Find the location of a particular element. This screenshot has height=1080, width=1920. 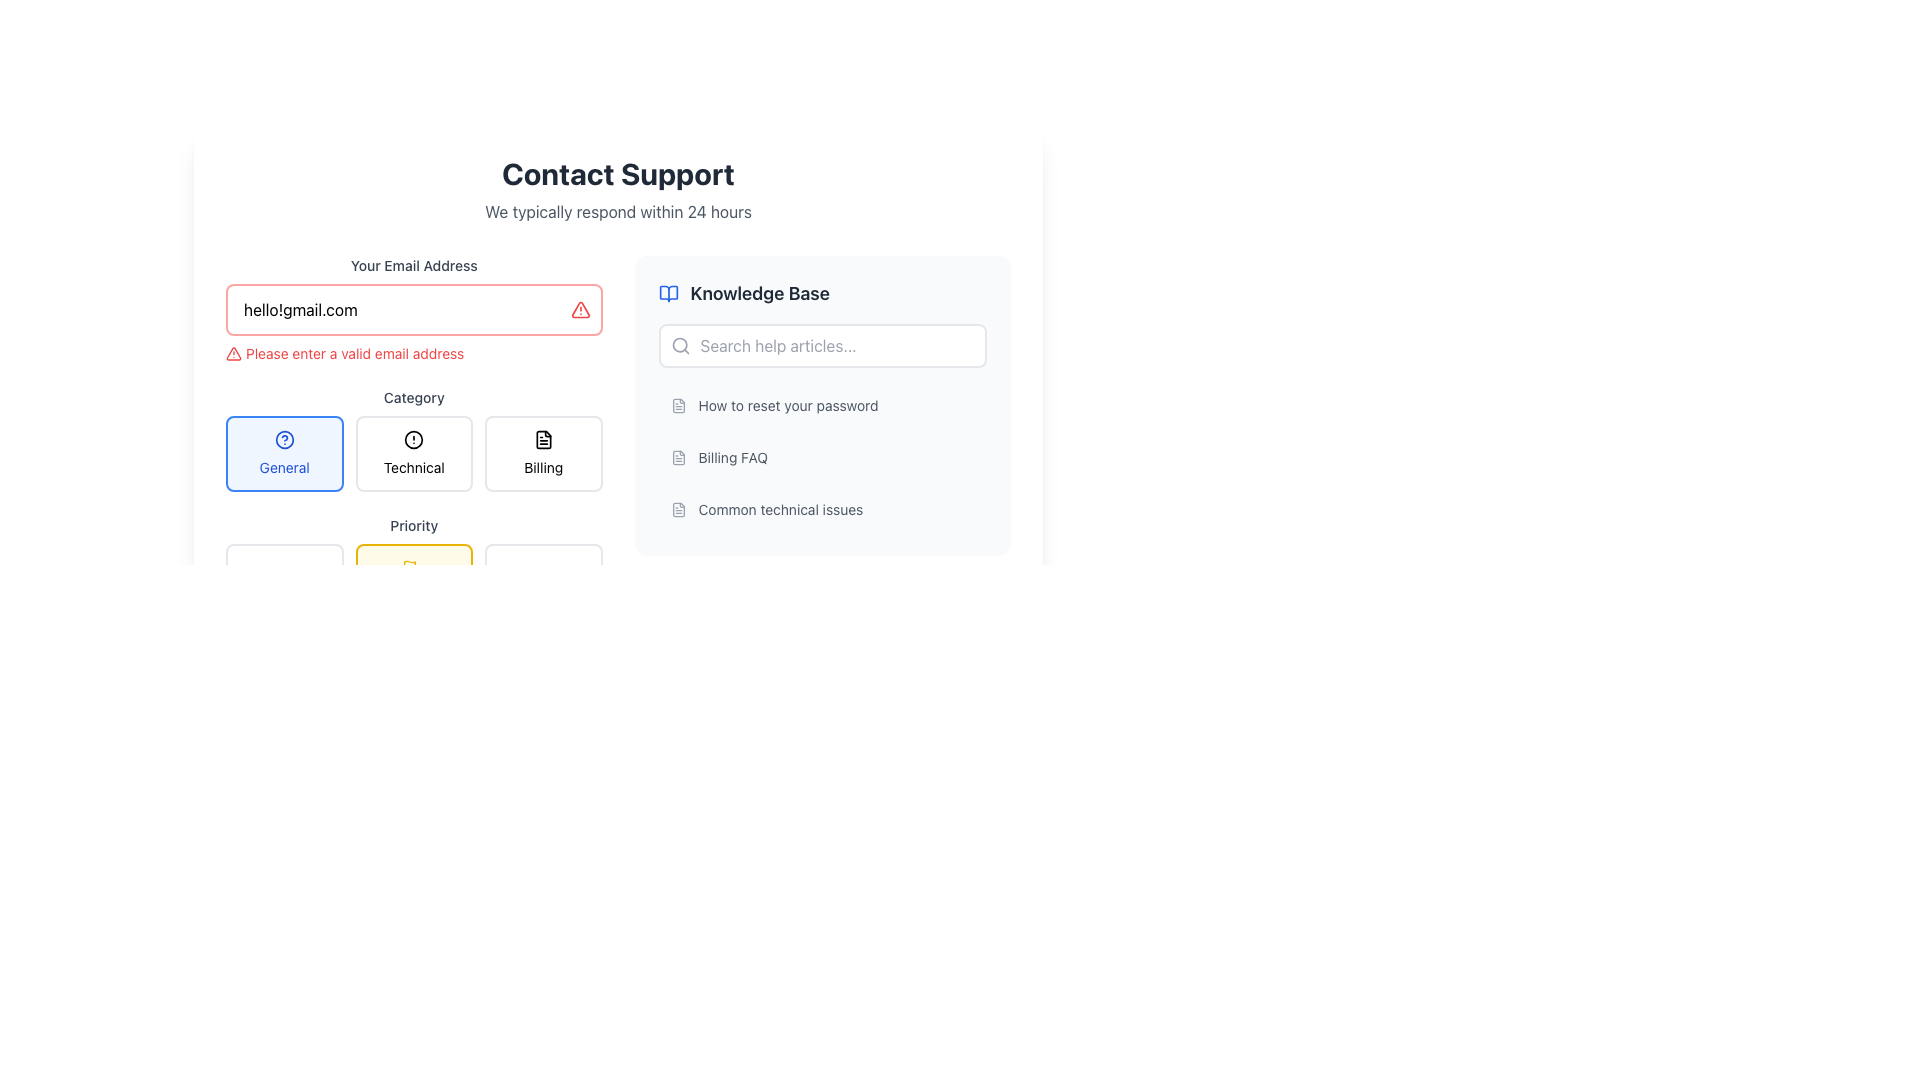

the circular icon representing the 'General' category within the category selection interface is located at coordinates (283, 438).